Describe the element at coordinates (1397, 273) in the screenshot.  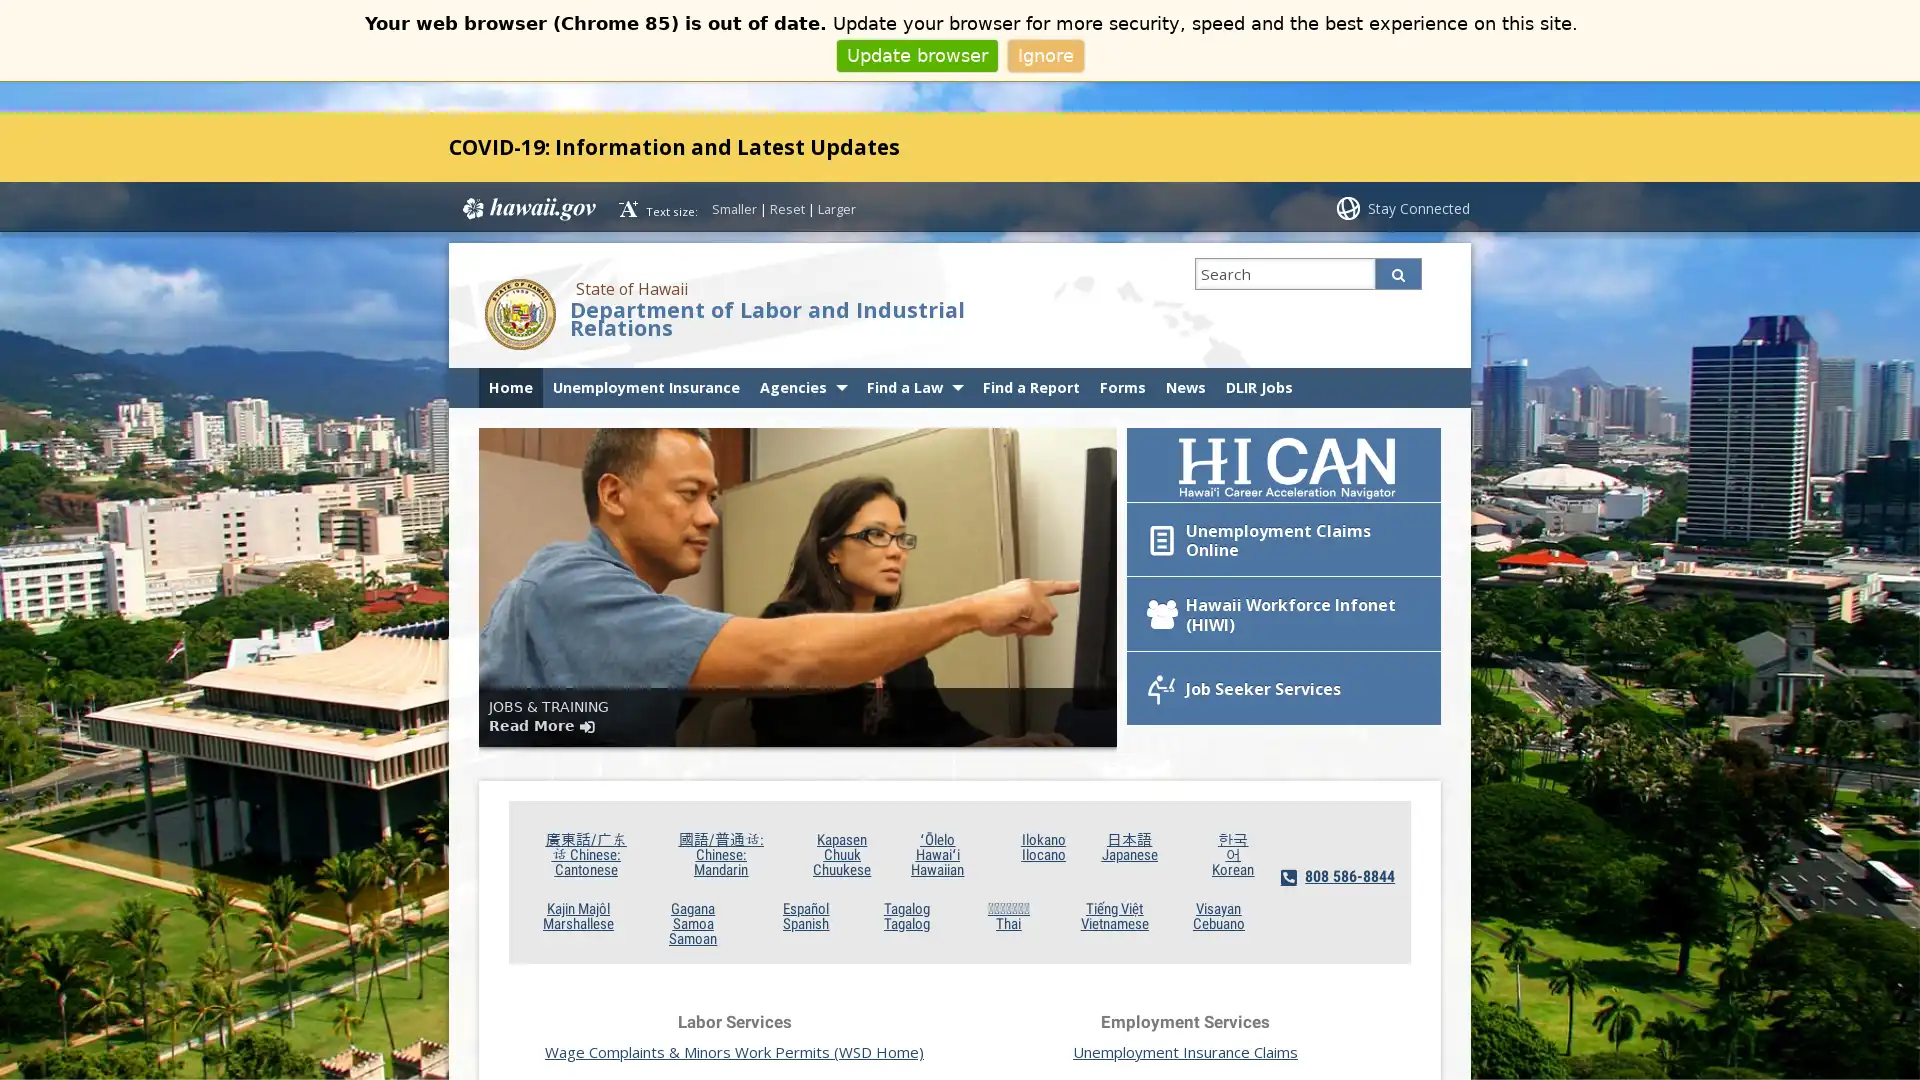
I see `Search` at that location.